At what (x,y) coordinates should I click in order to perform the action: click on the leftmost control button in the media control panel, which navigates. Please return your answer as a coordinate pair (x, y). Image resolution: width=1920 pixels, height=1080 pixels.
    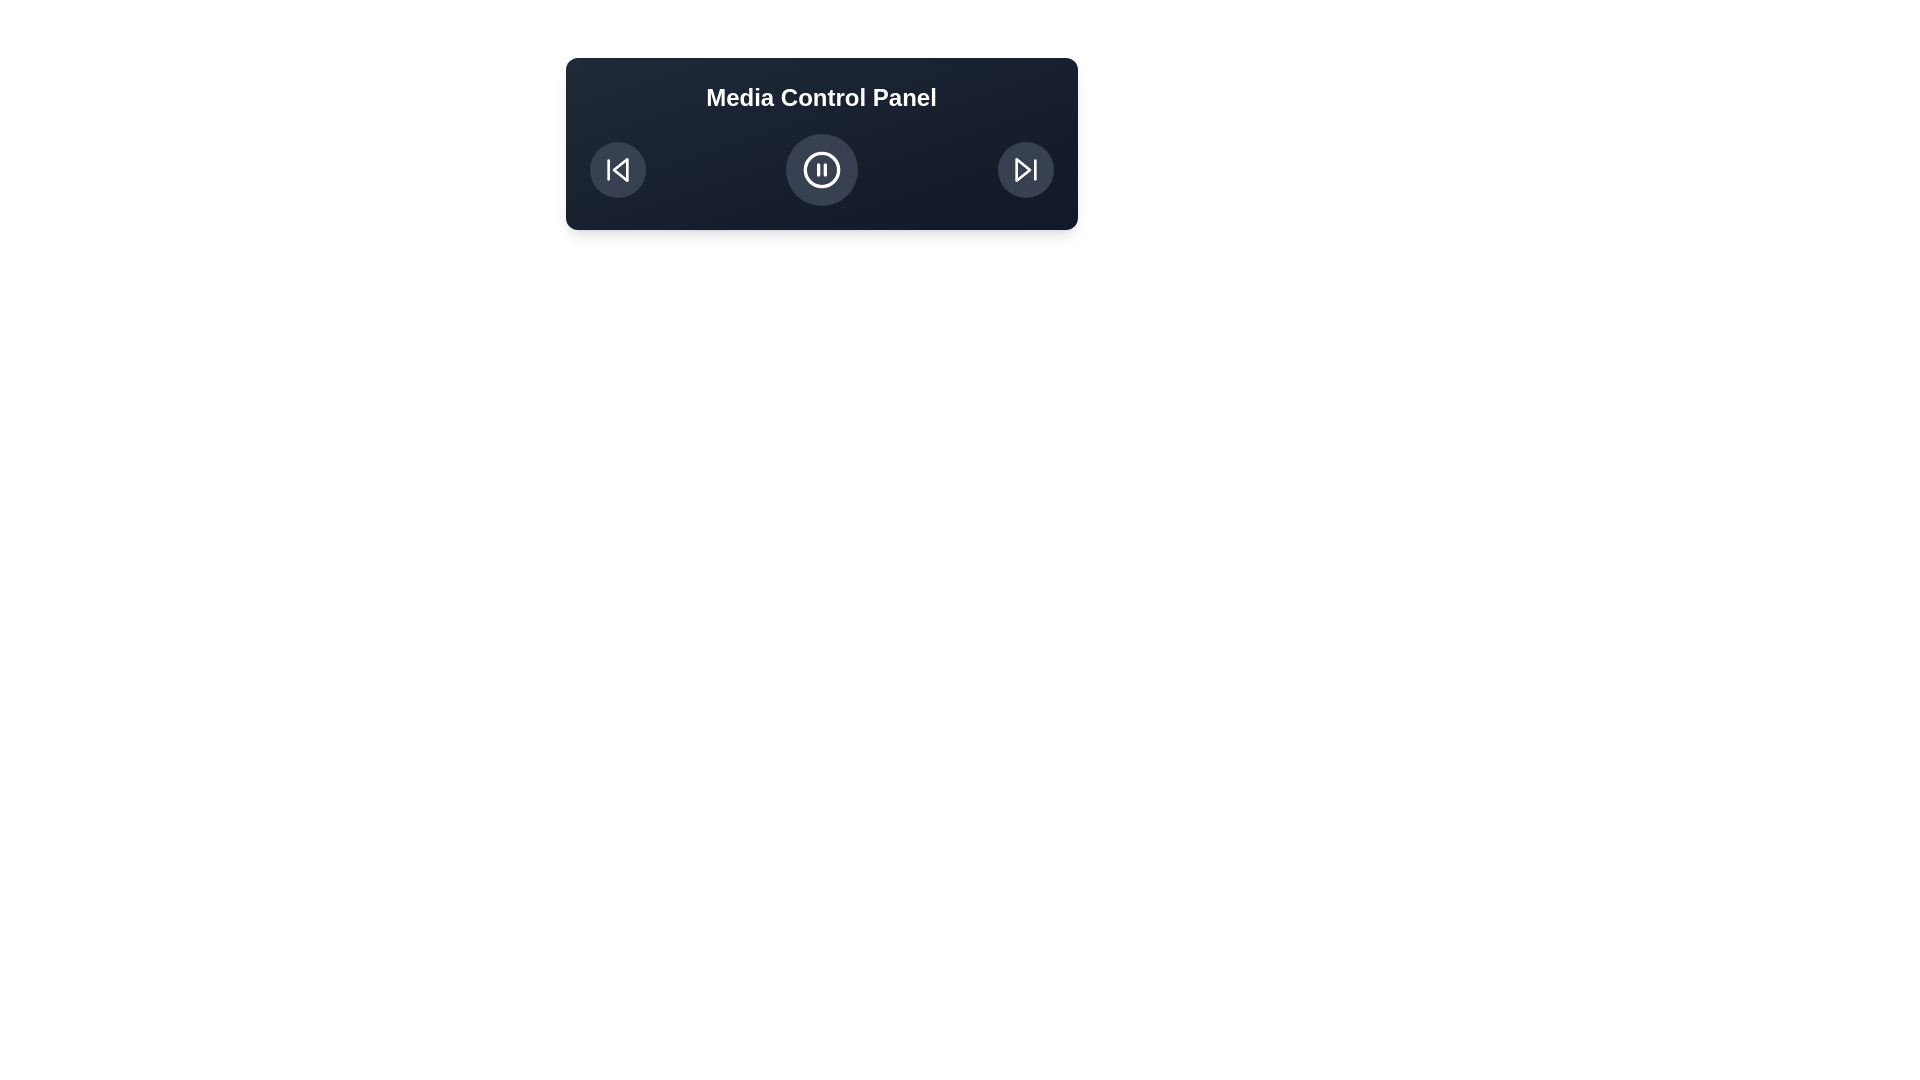
    Looking at the image, I should click on (616, 168).